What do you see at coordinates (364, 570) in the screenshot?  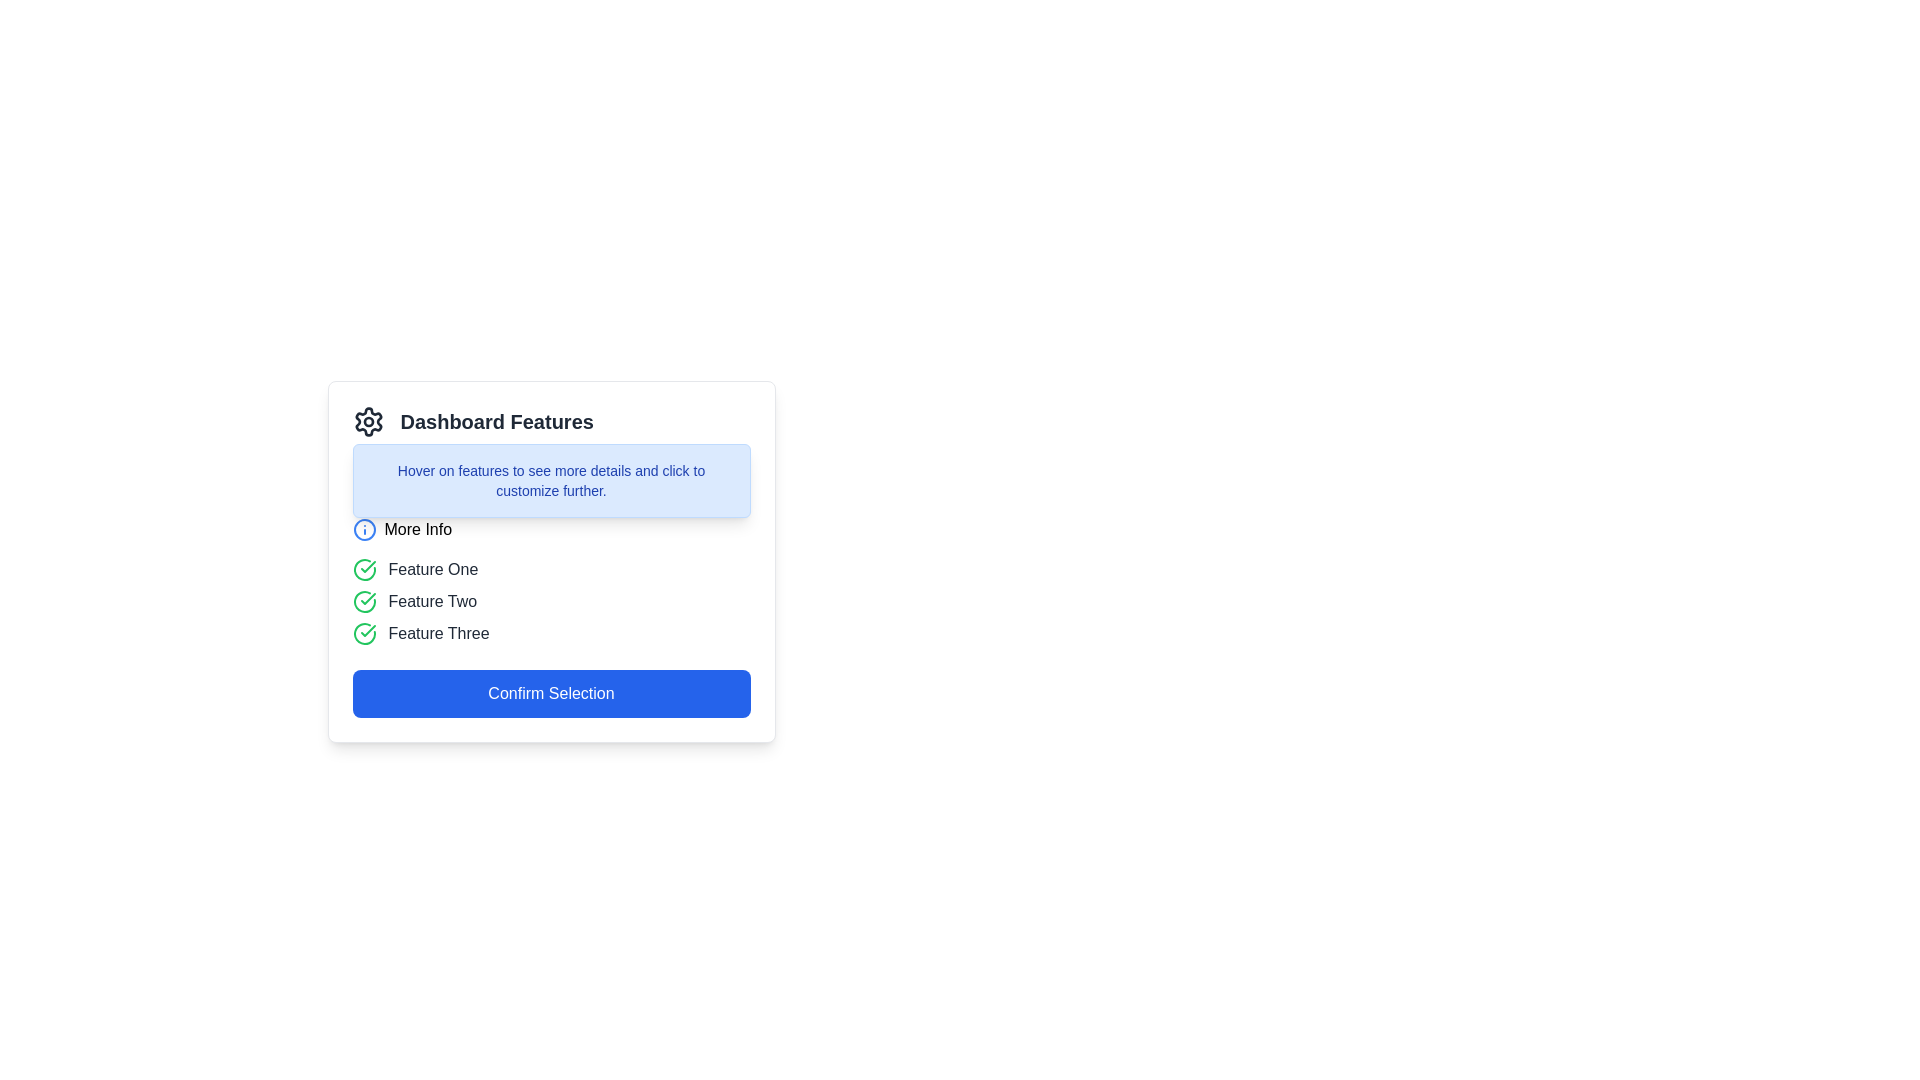 I see `the green circle icon with a checkmark located to the left of the text 'Feature Two' in the vertical list of features` at bounding box center [364, 570].